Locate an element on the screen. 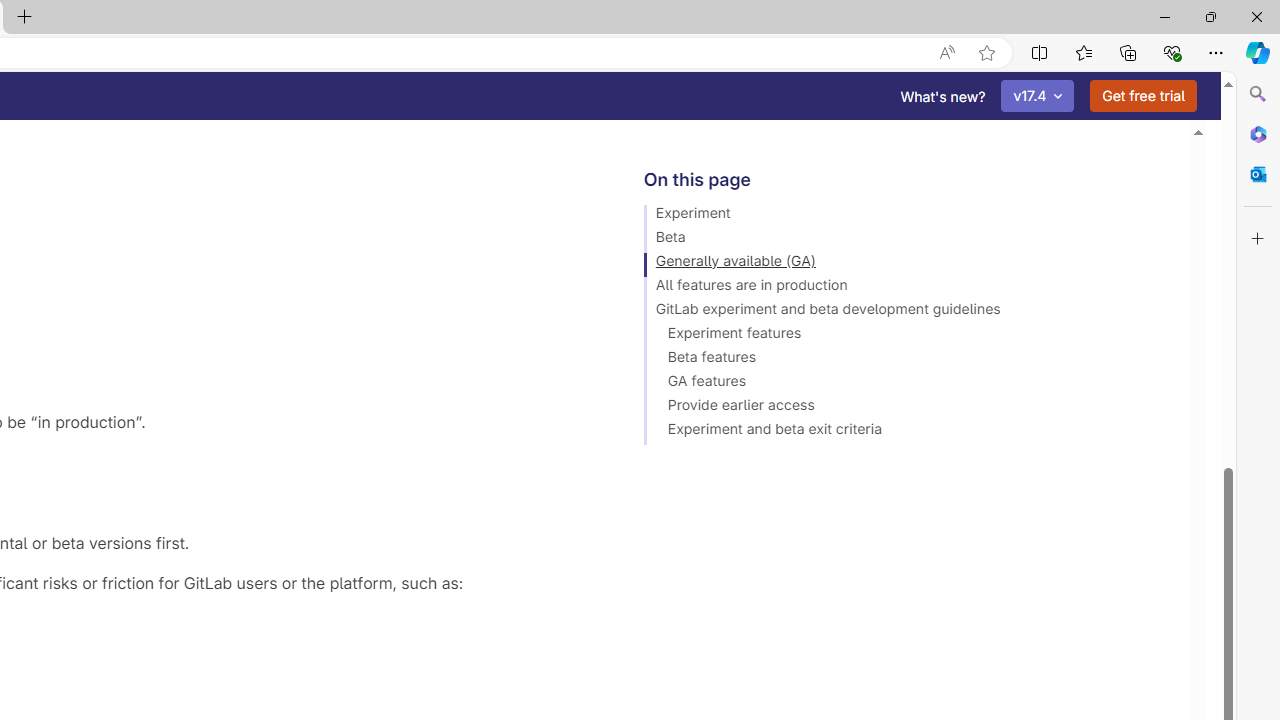 This screenshot has height=720, width=1280. 'Beta features' is located at coordinates (907, 360).